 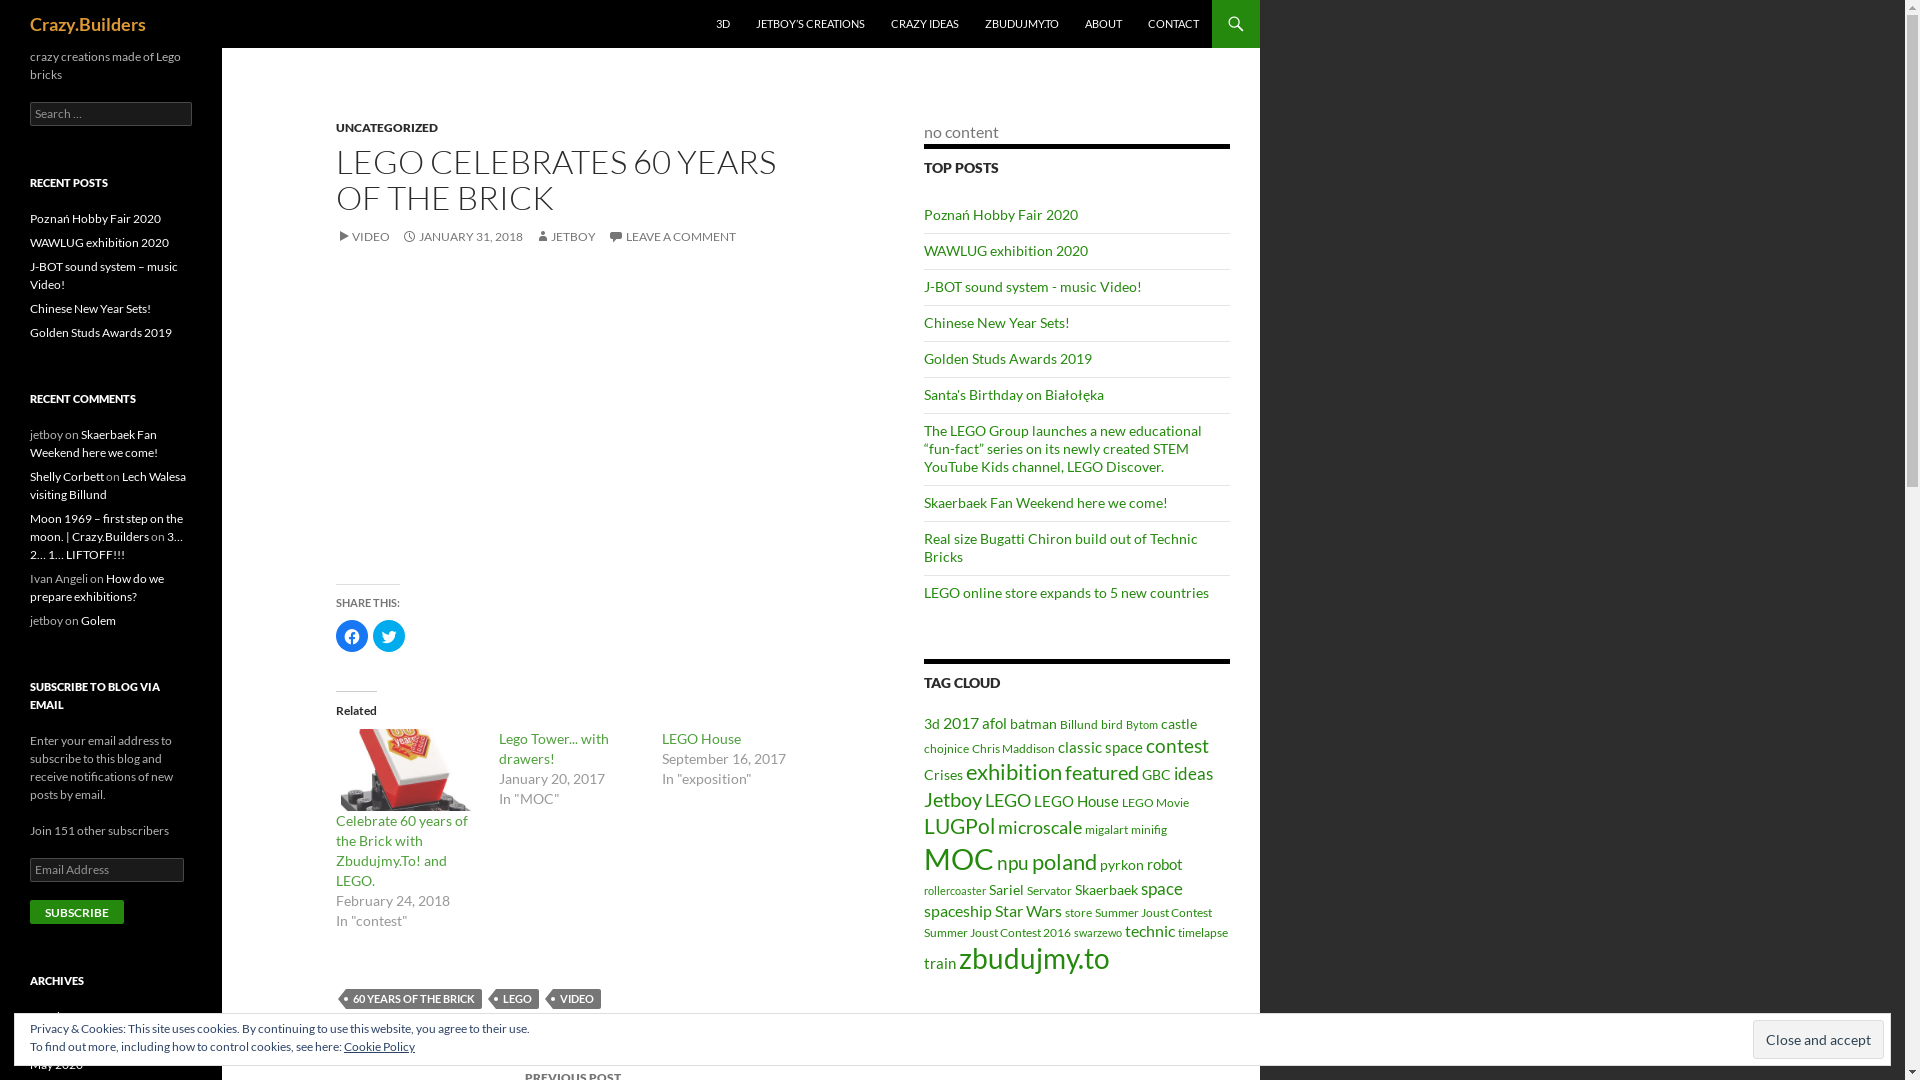 I want to click on 'Chris Maddison', so click(x=1013, y=748).